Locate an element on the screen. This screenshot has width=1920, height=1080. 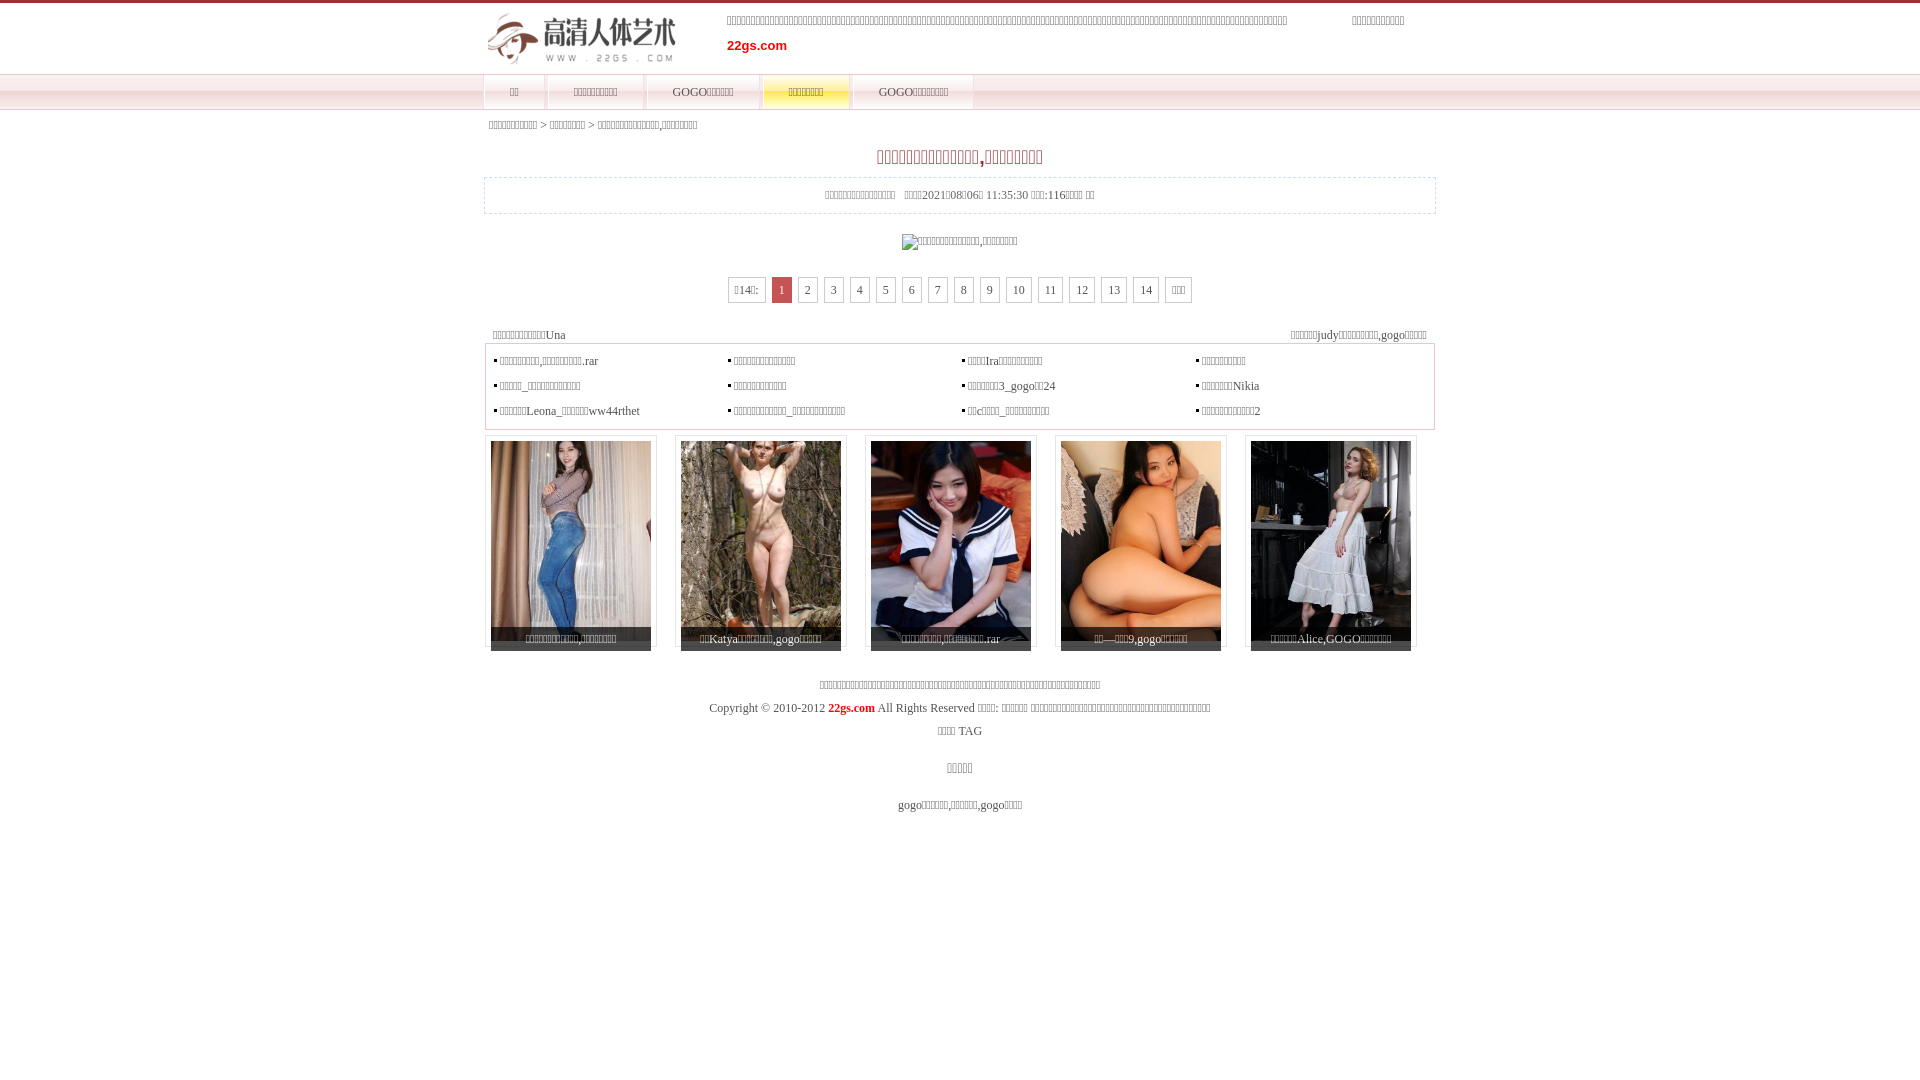
'1' is located at coordinates (781, 289).